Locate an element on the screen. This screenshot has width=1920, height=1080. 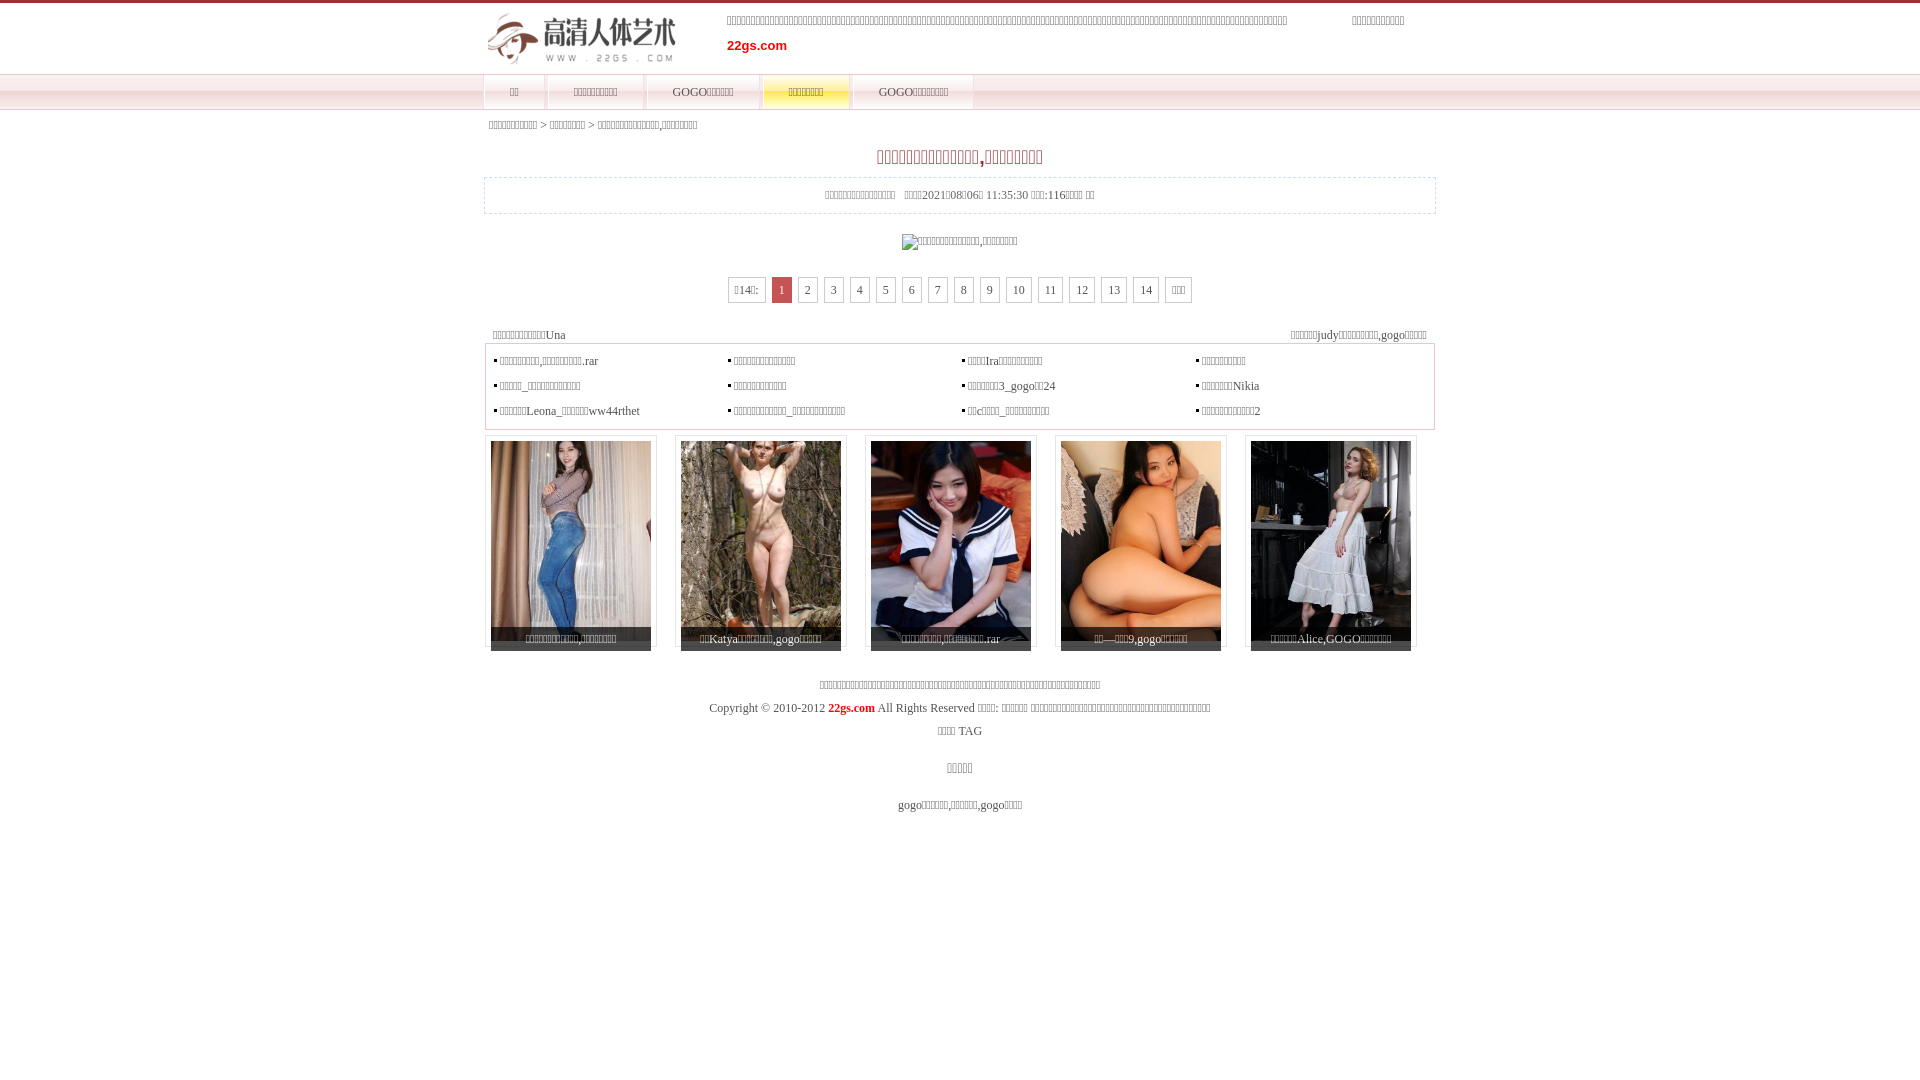
'1' is located at coordinates (781, 289).